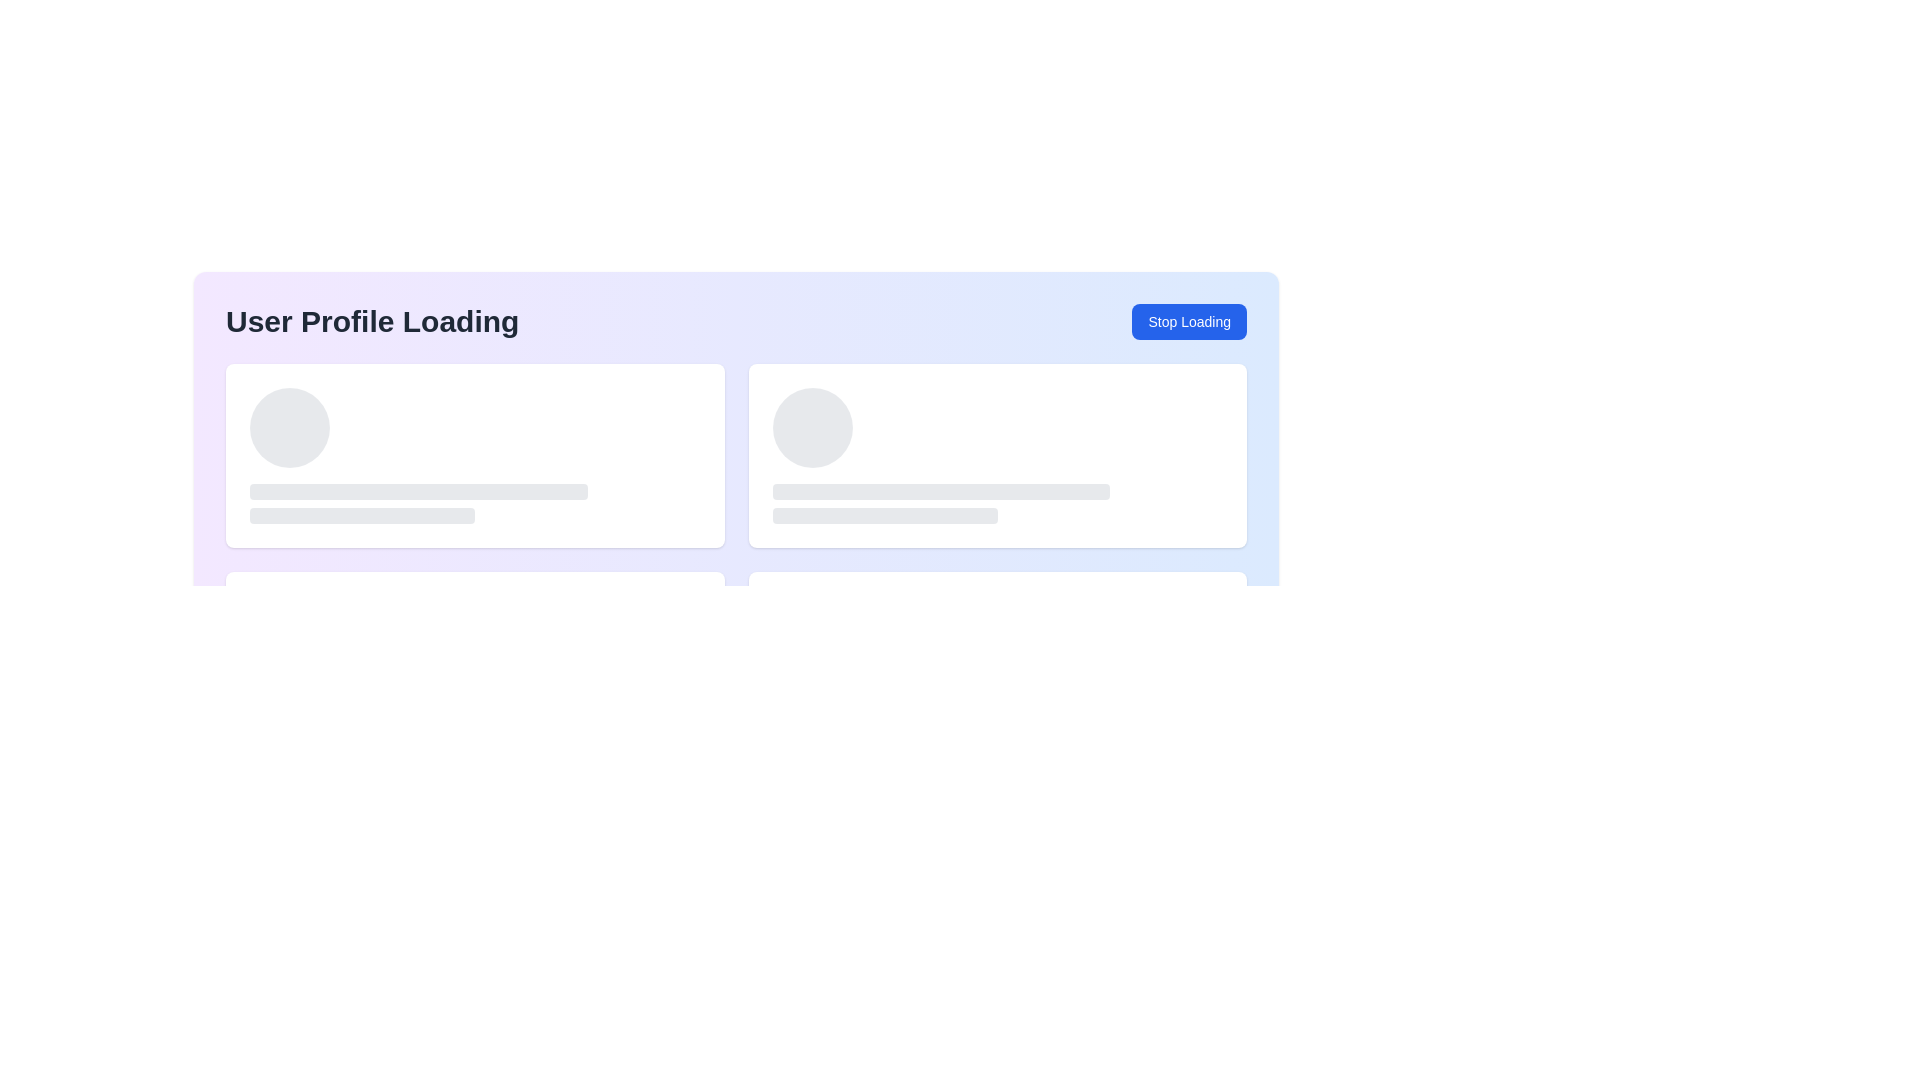 Image resolution: width=1920 pixels, height=1080 pixels. I want to click on the loading state of the Skeleton loading card, which is the second card in a 2x2 grid layout, located in the top row on the right side, so click(997, 455).